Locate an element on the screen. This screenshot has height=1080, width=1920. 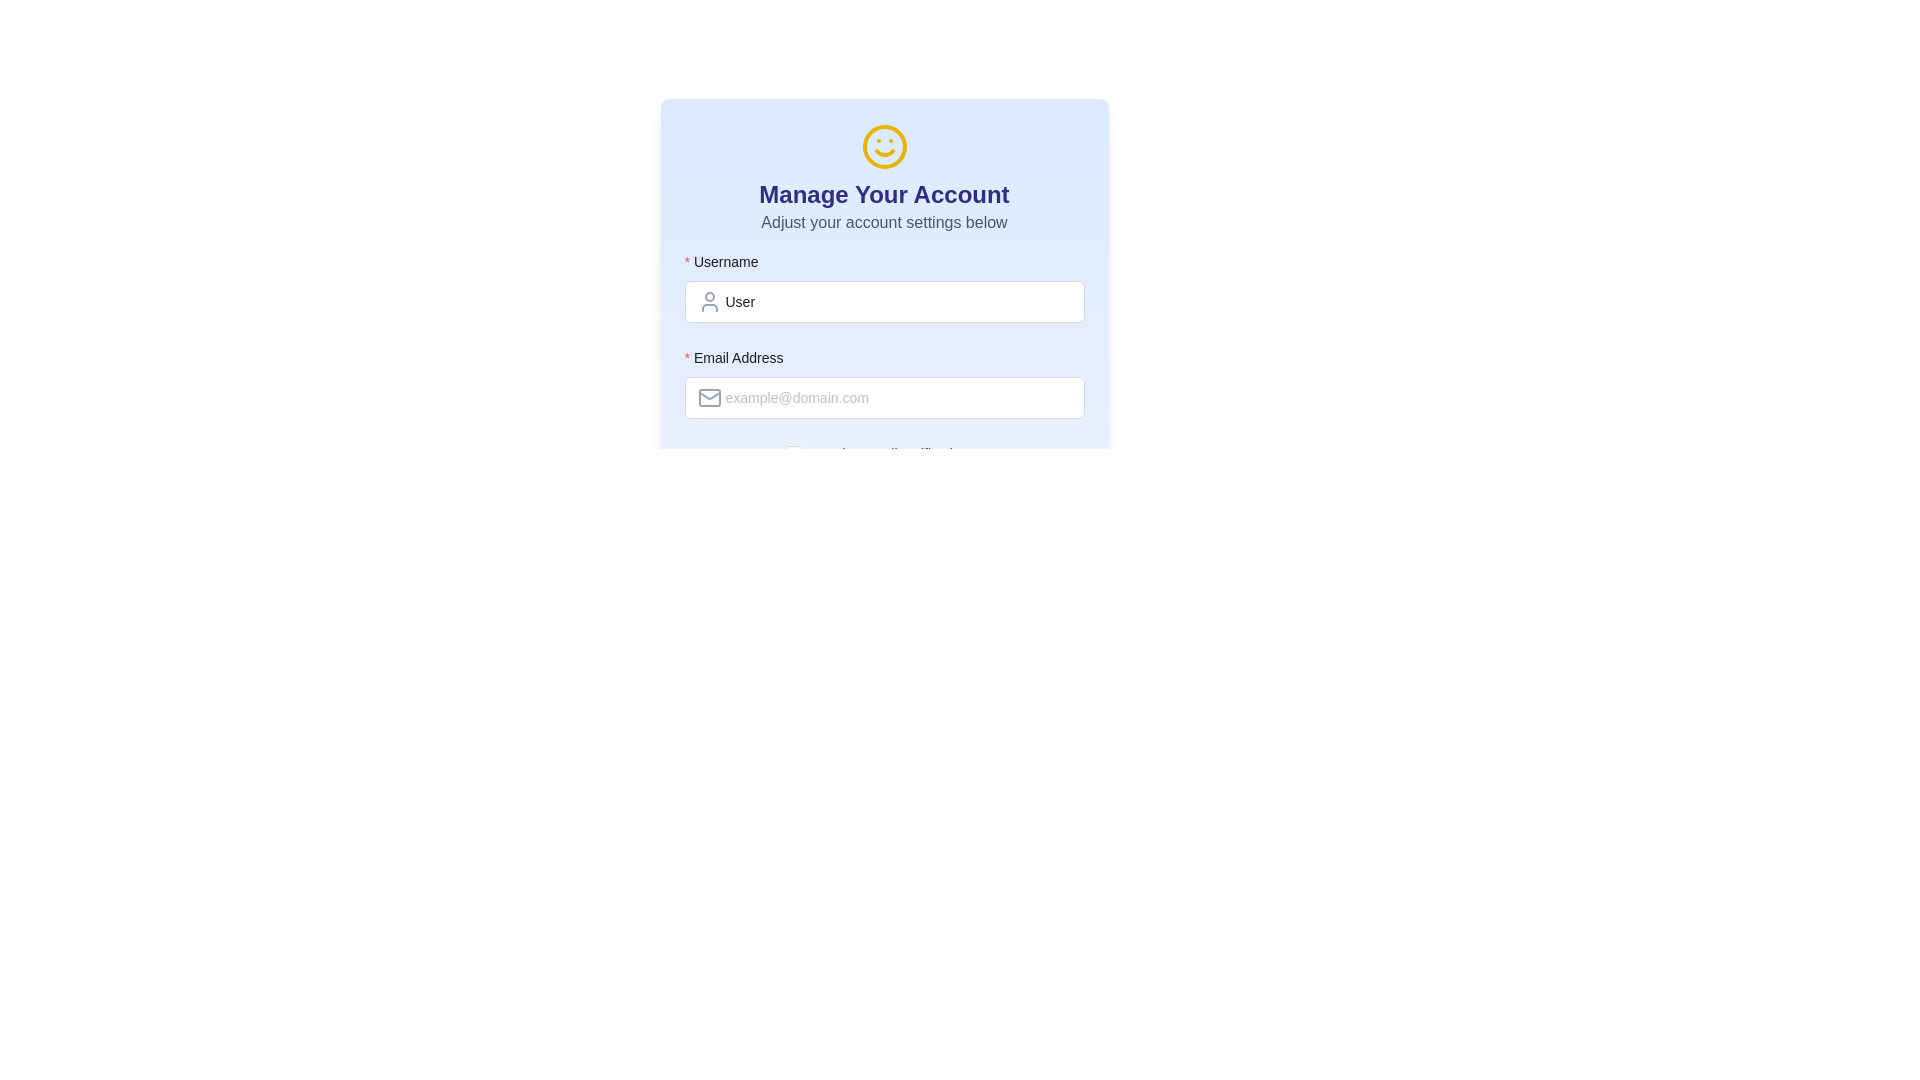
the account settings form card, which is the primary content card centered in the modal area is located at coordinates (883, 342).